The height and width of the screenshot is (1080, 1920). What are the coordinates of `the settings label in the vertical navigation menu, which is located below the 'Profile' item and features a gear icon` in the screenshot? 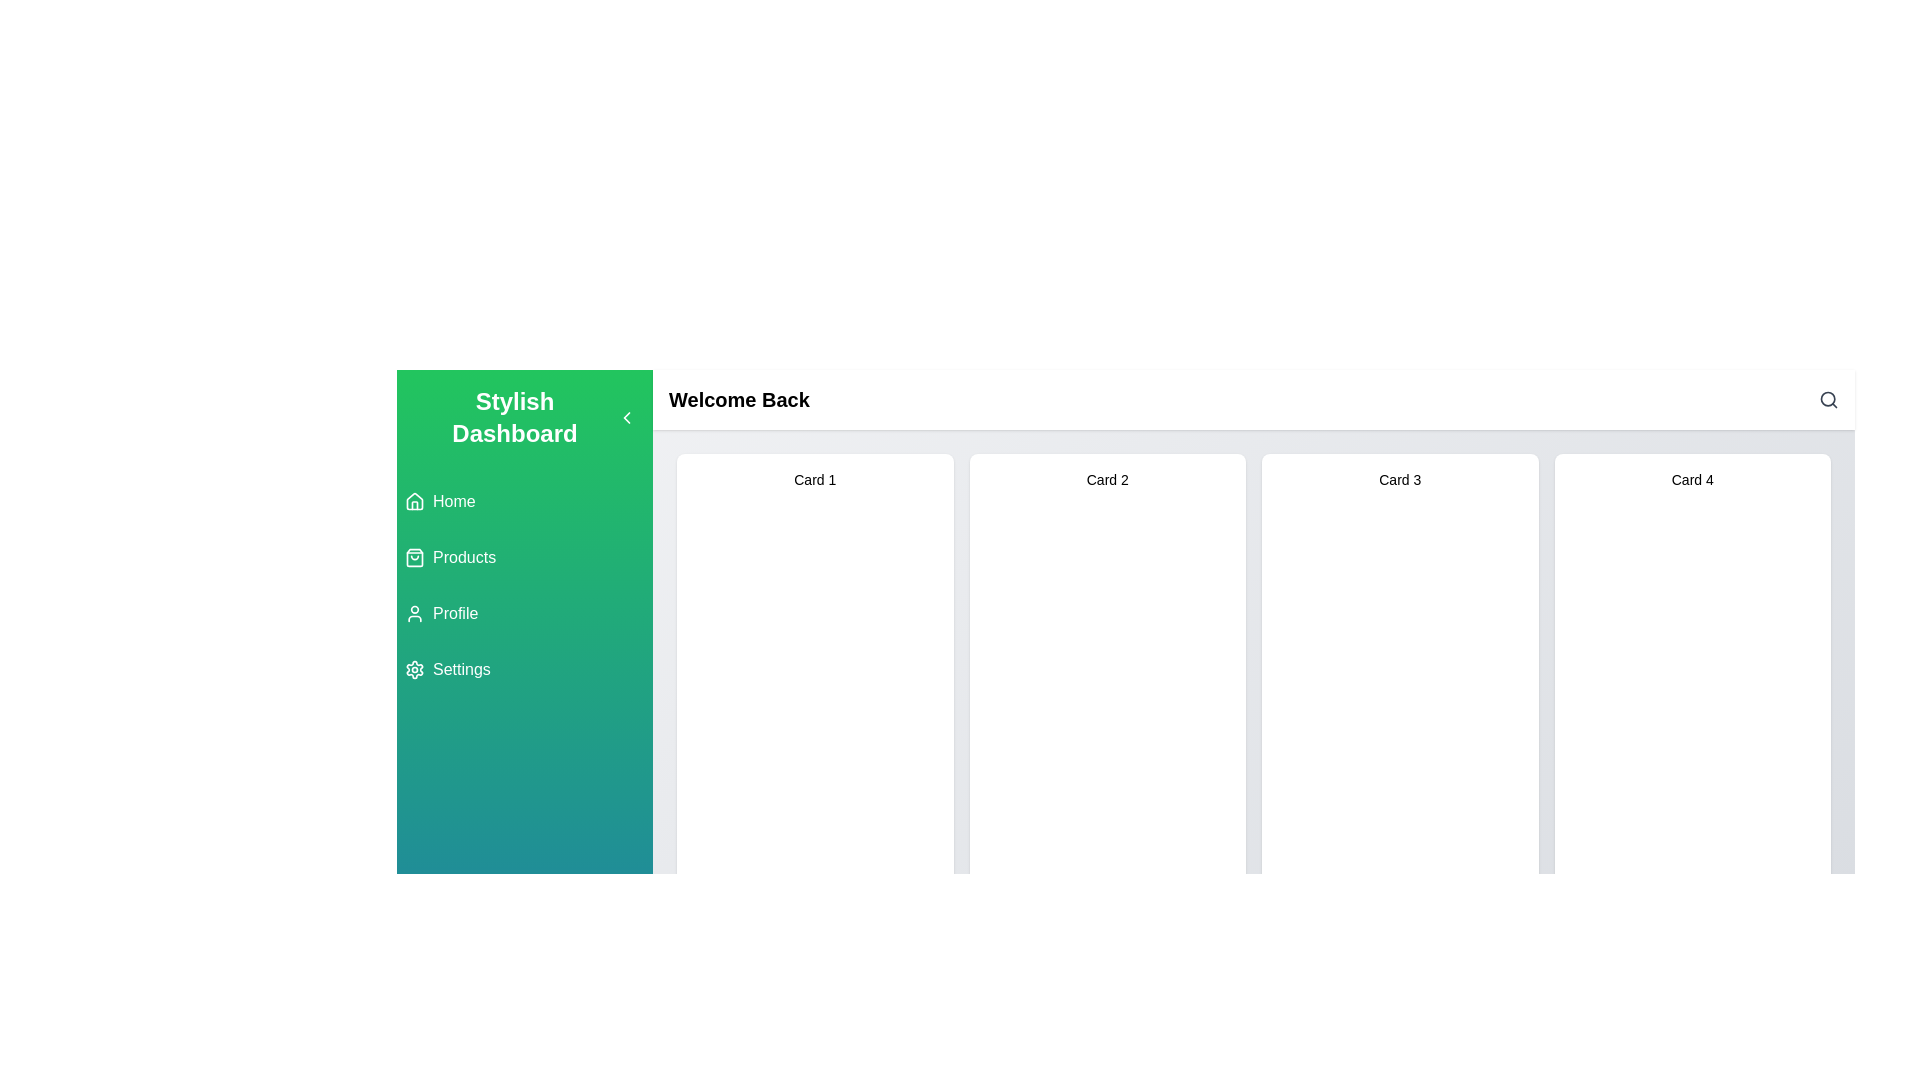 It's located at (460, 670).